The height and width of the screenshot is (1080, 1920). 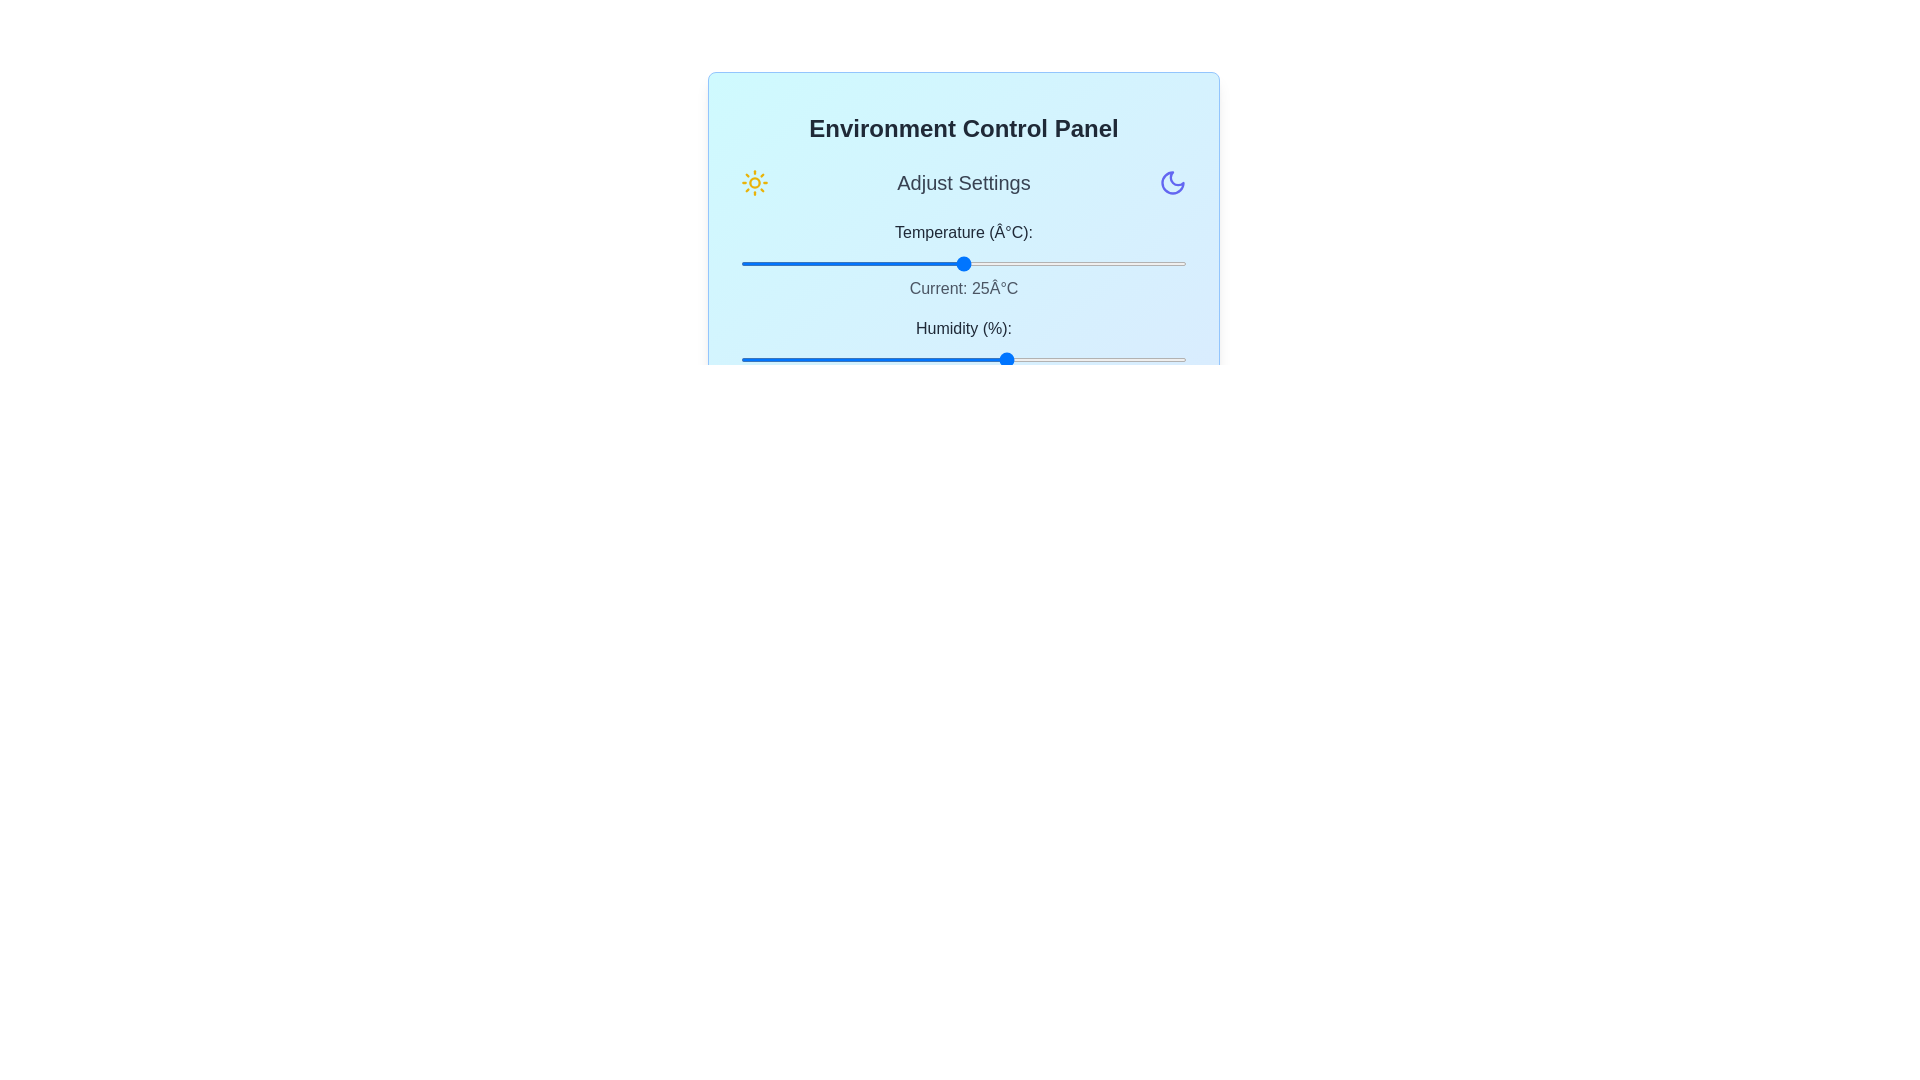 What do you see at coordinates (803, 262) in the screenshot?
I see `the temperature slider to set the temperature to 7°C` at bounding box center [803, 262].